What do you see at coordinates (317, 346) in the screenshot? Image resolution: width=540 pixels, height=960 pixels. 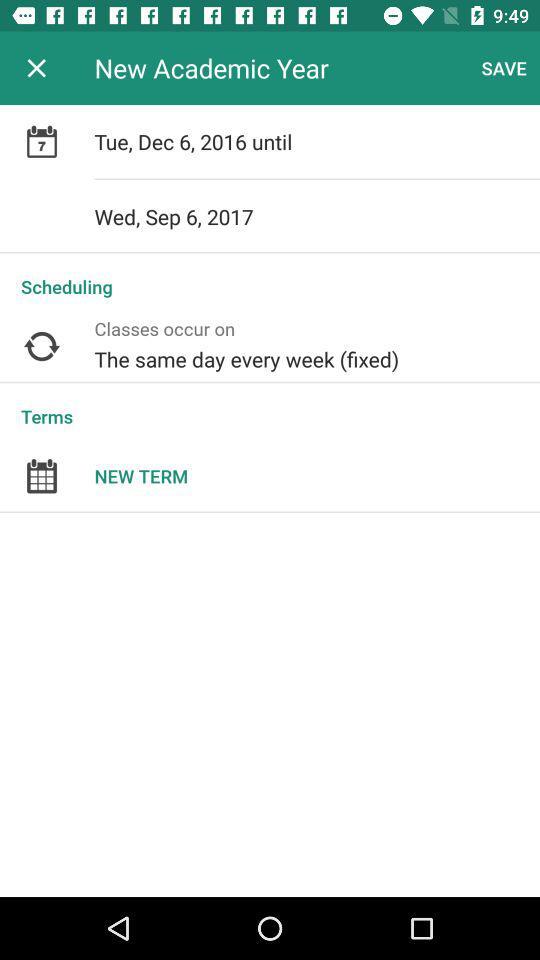 I see `the item above the terms item` at bounding box center [317, 346].